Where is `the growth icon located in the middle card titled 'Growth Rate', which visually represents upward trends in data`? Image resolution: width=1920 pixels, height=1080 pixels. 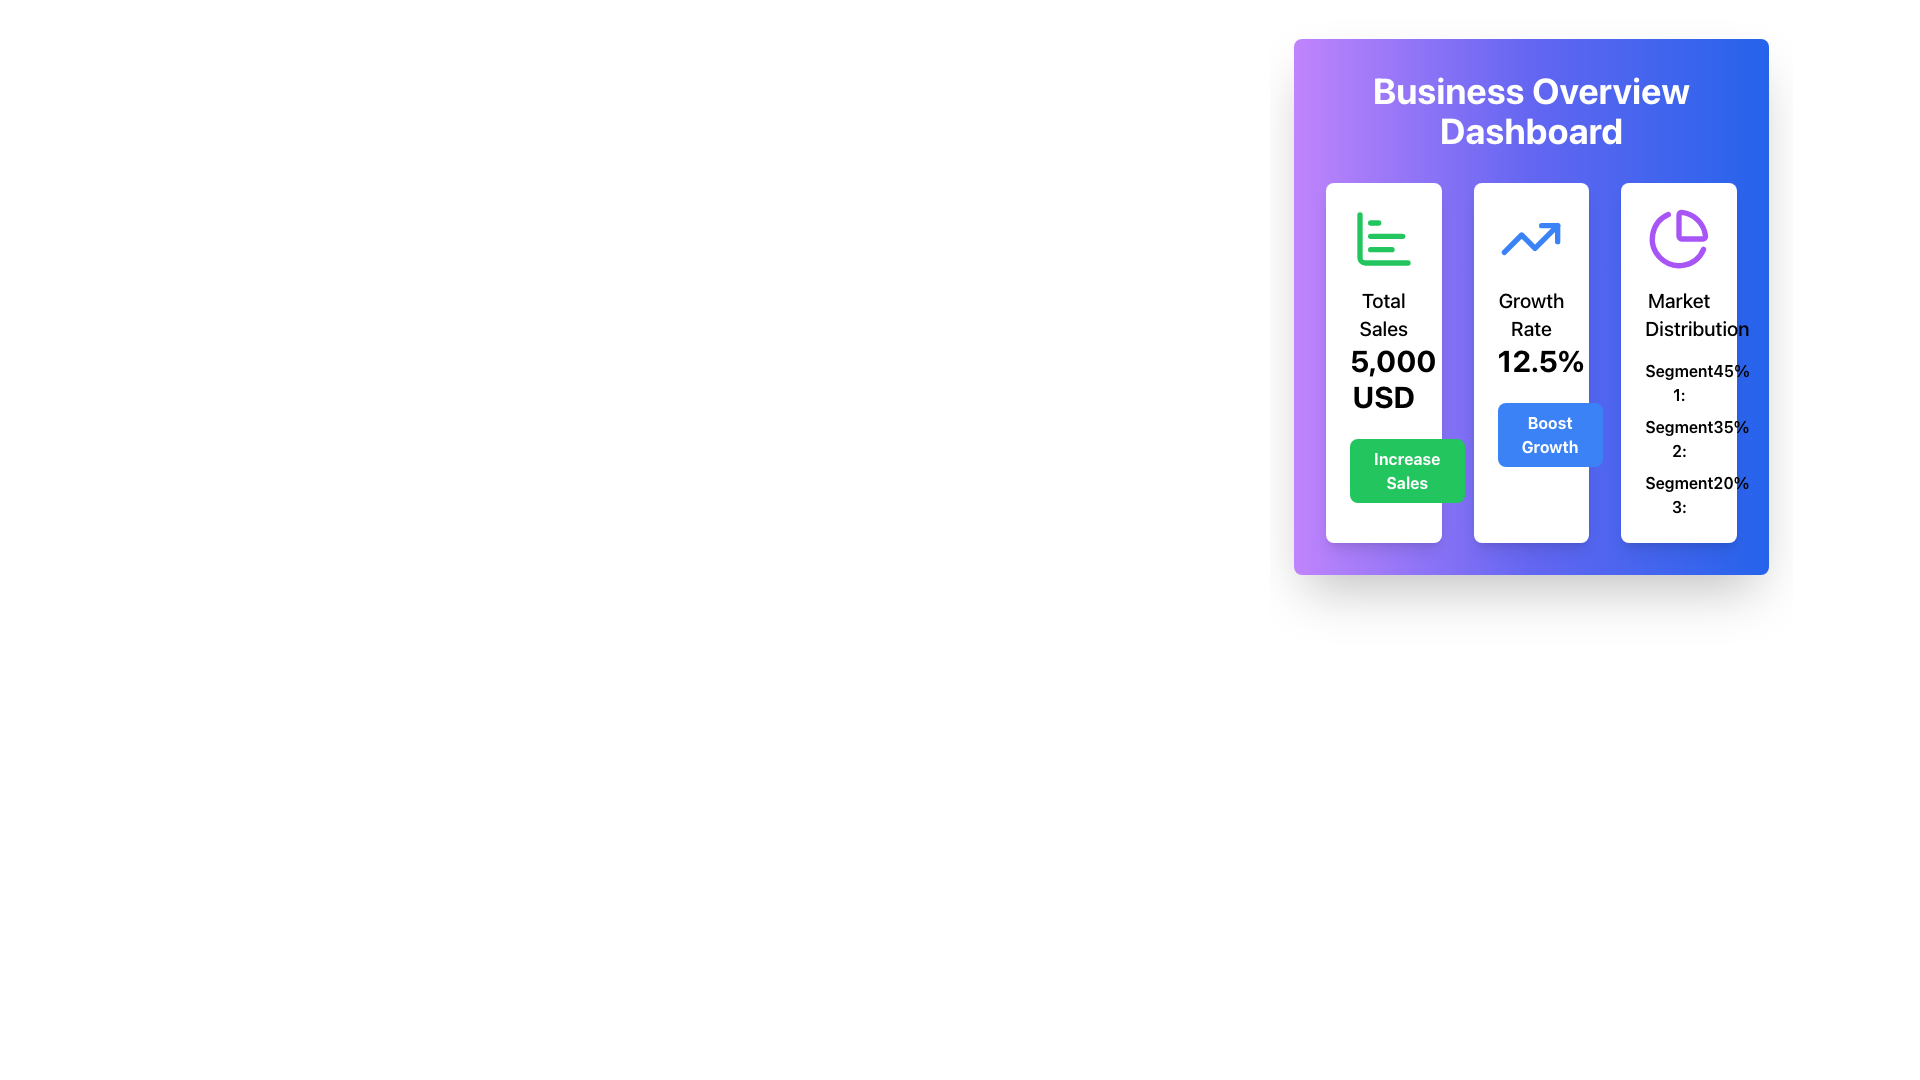 the growth icon located in the middle card titled 'Growth Rate', which visually represents upward trends in data is located at coordinates (1530, 238).